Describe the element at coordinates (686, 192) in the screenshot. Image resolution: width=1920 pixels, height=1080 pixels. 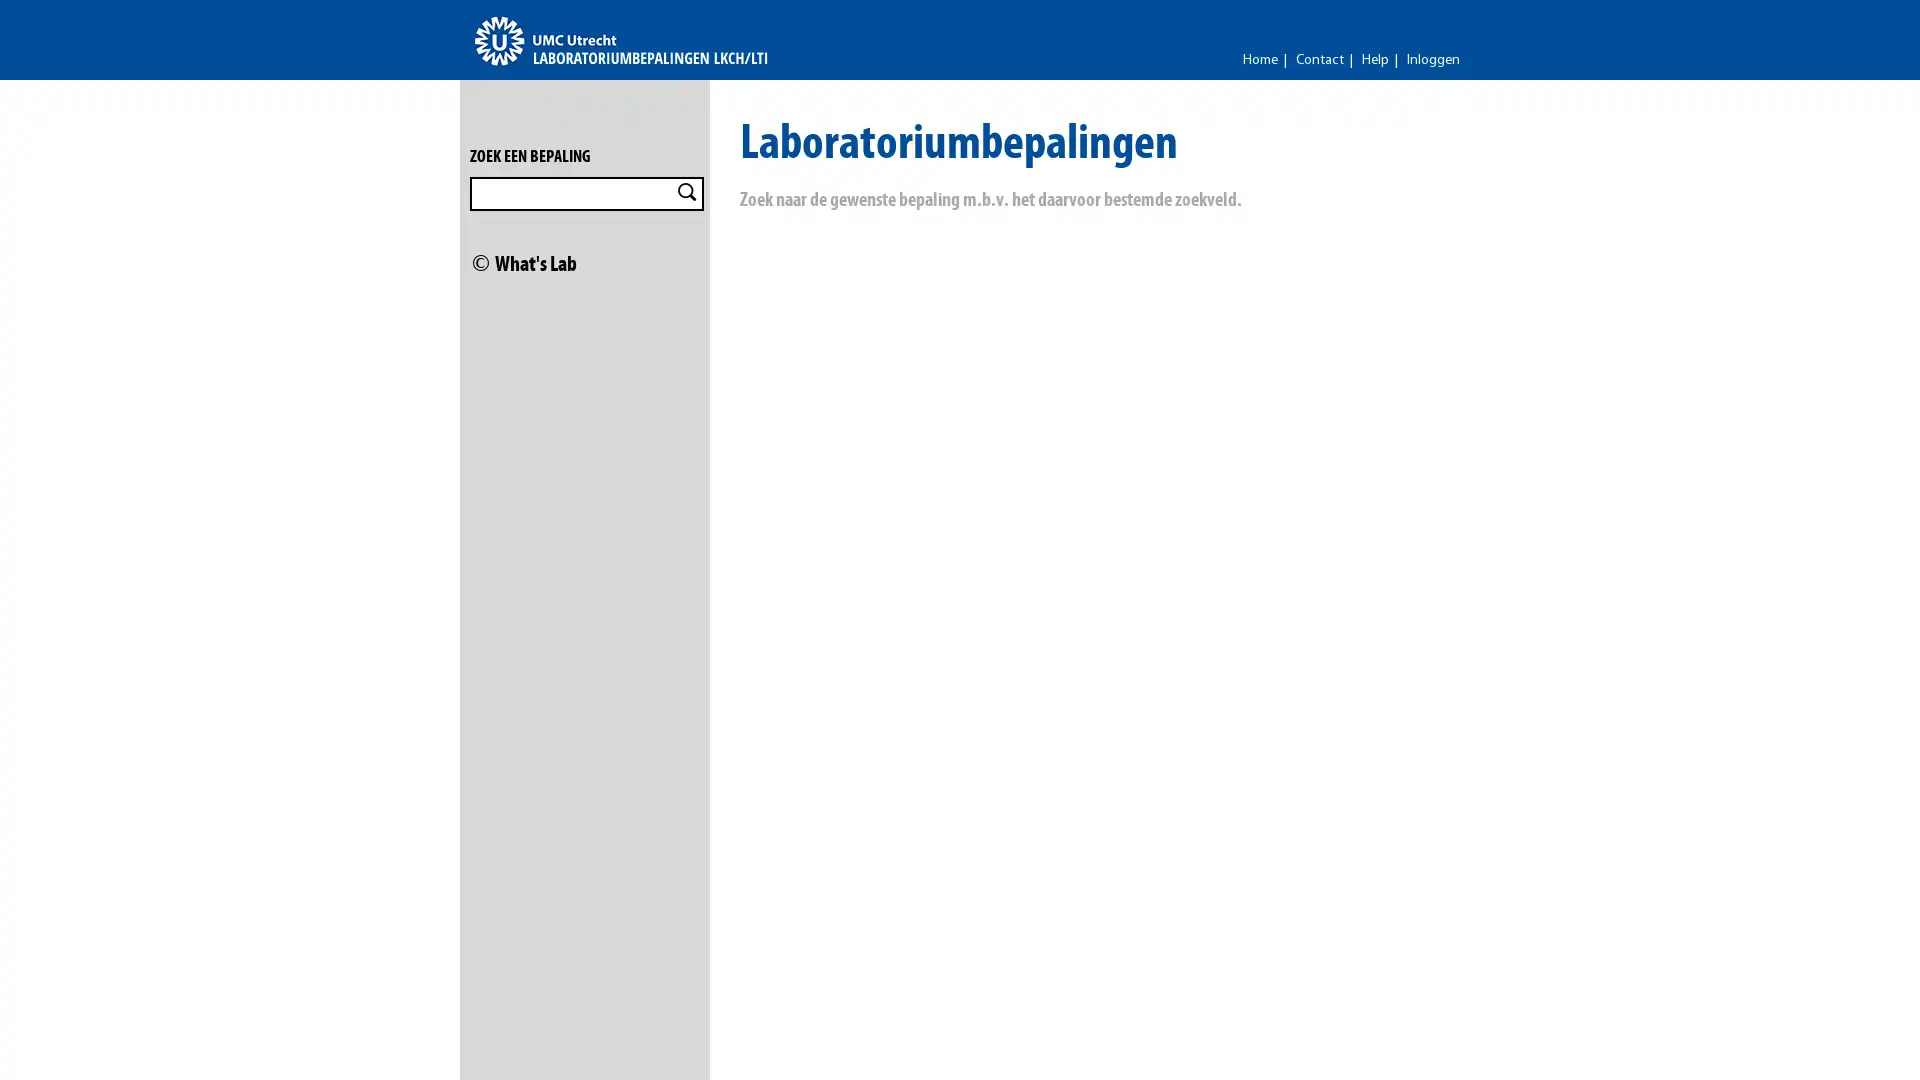
I see `Zoek naar bepaling` at that location.